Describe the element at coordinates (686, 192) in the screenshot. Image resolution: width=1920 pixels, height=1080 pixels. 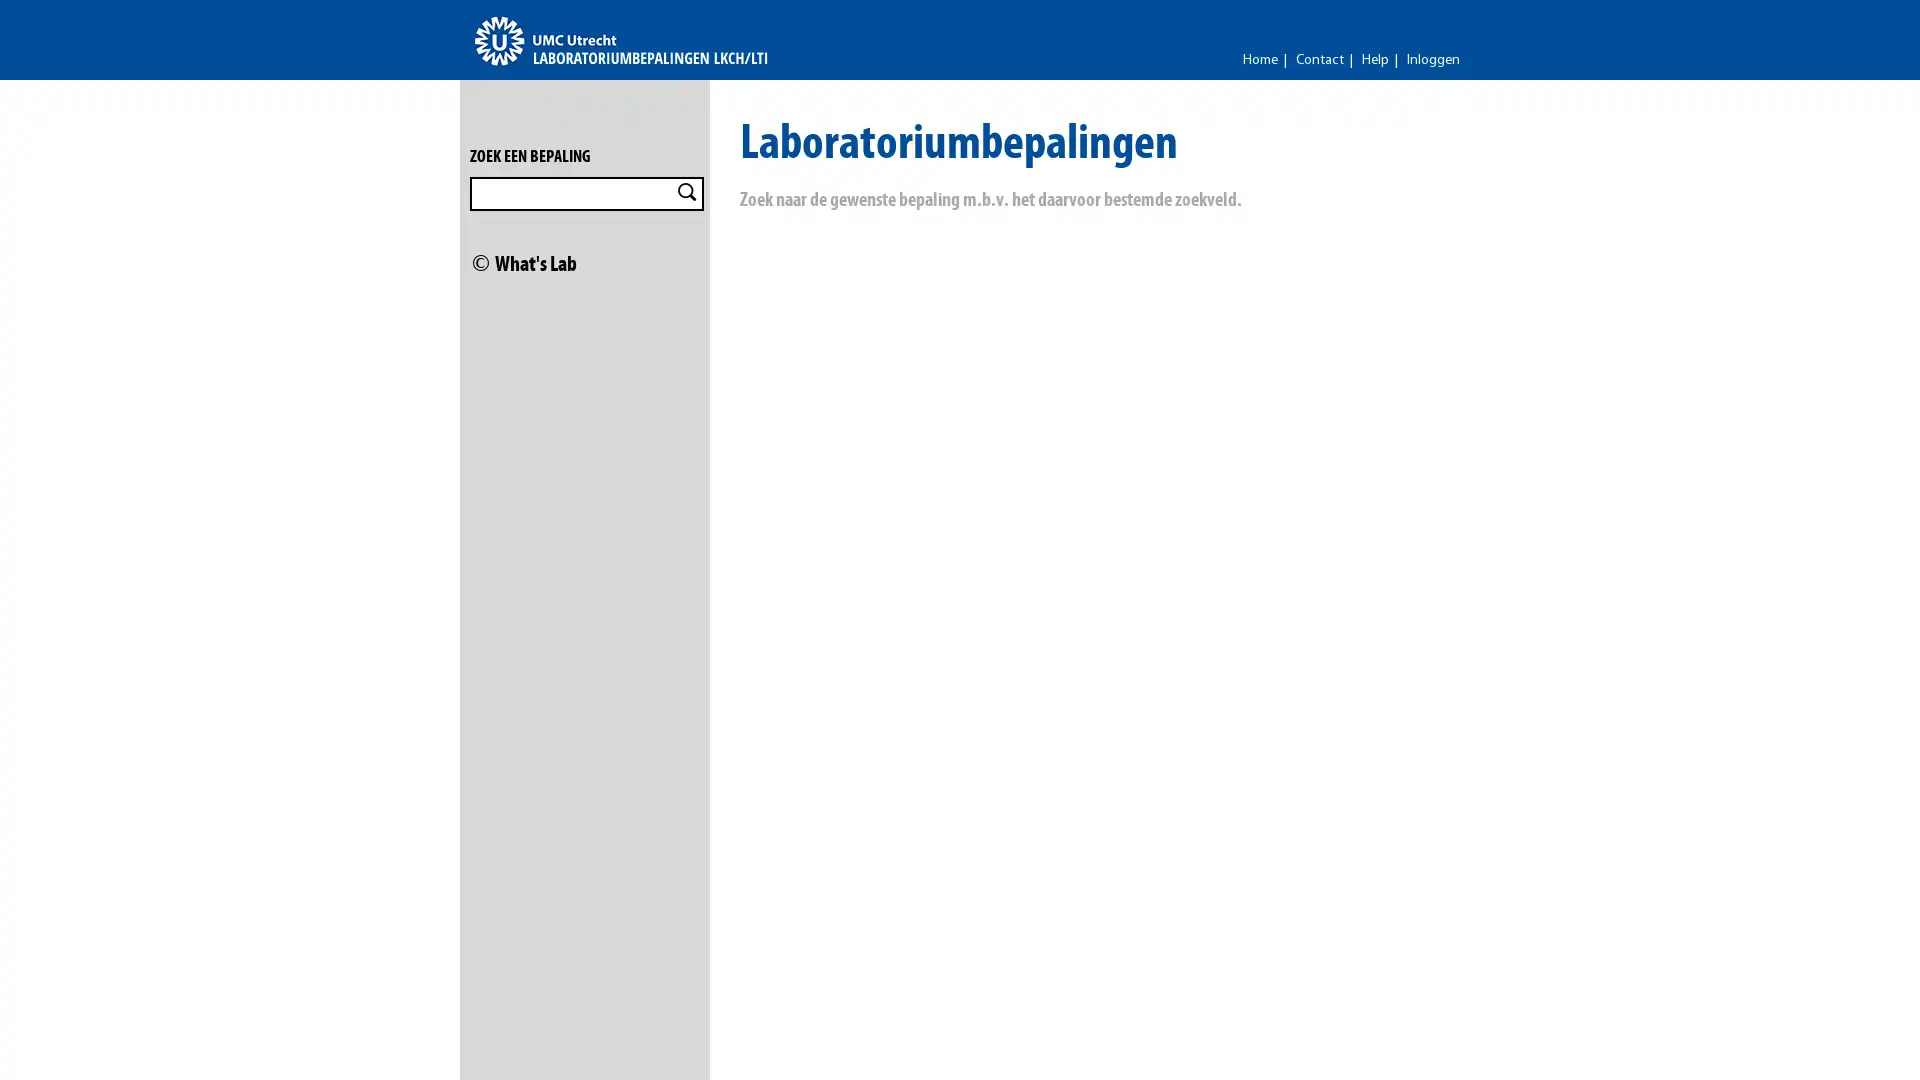
I see `Zoek naar bepaling` at that location.